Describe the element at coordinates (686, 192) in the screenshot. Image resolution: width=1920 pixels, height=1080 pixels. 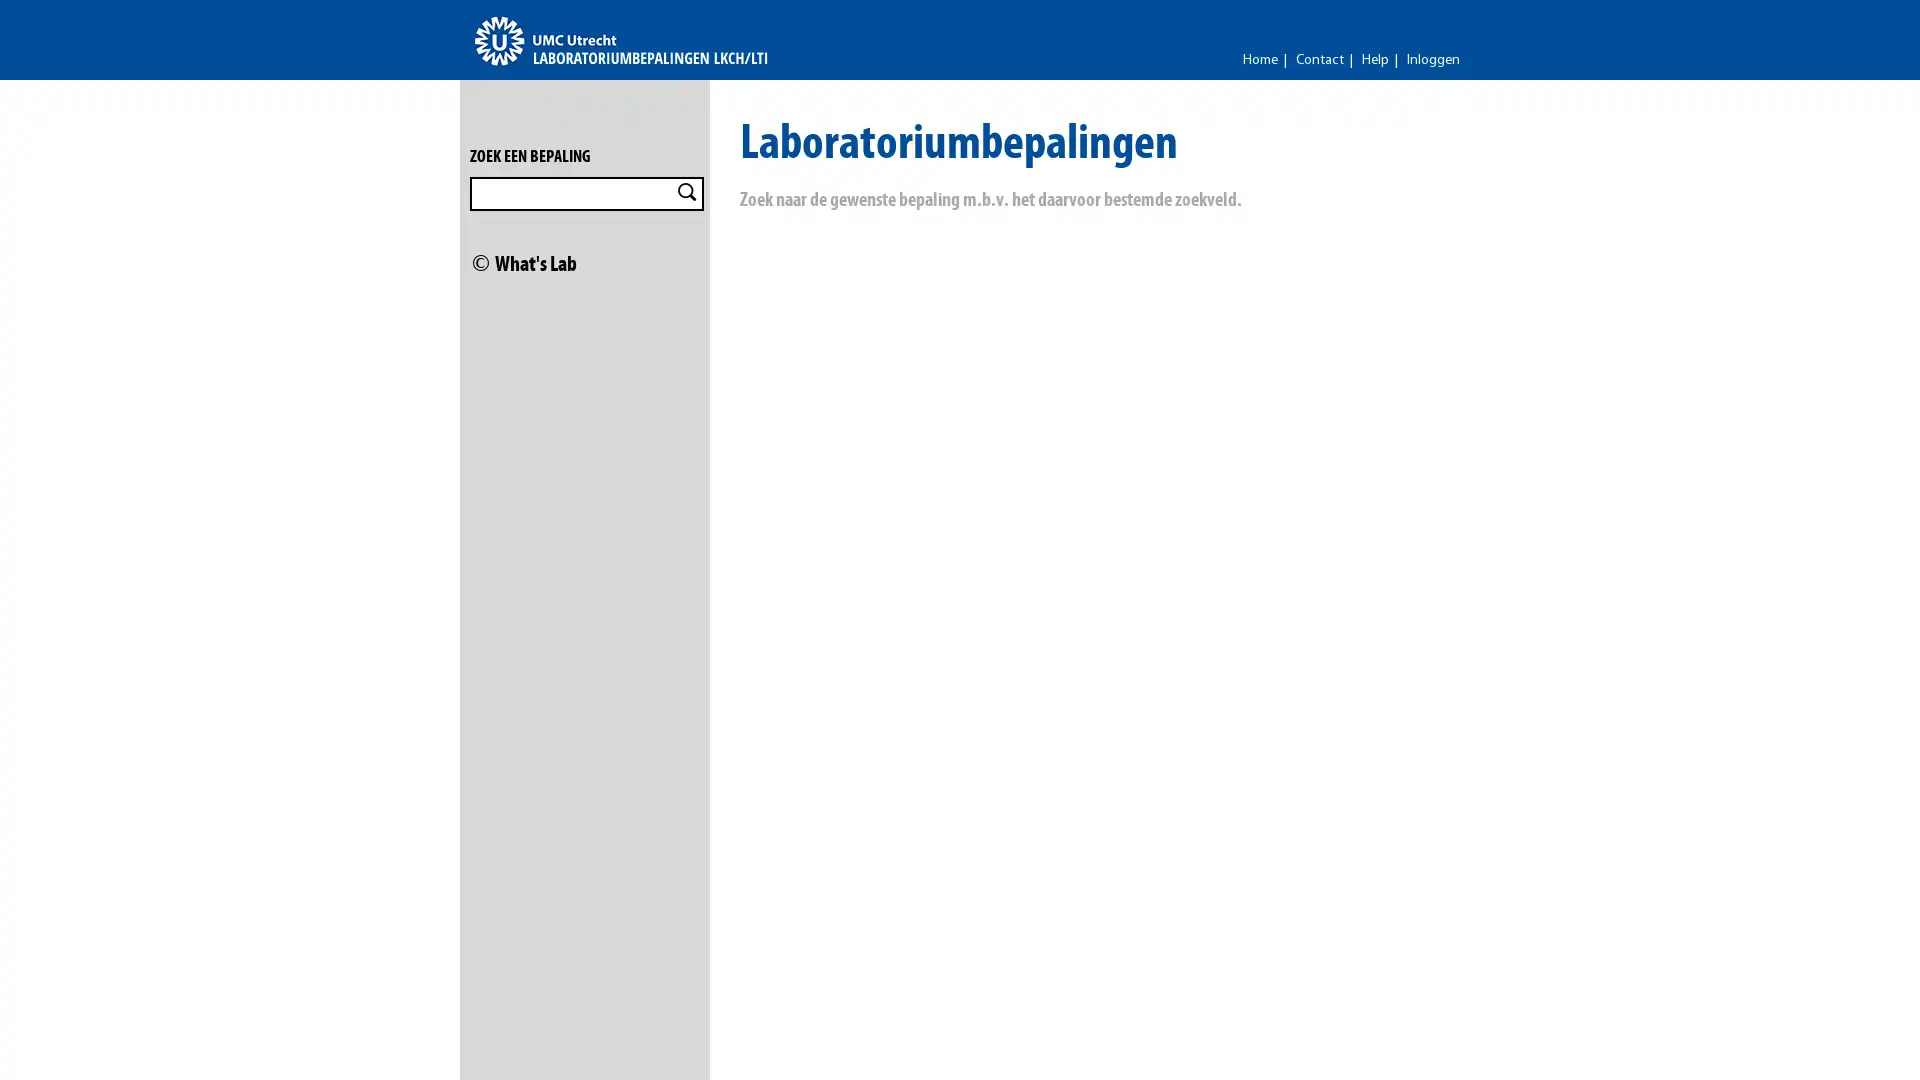
I see `Zoek naar bepaling` at that location.